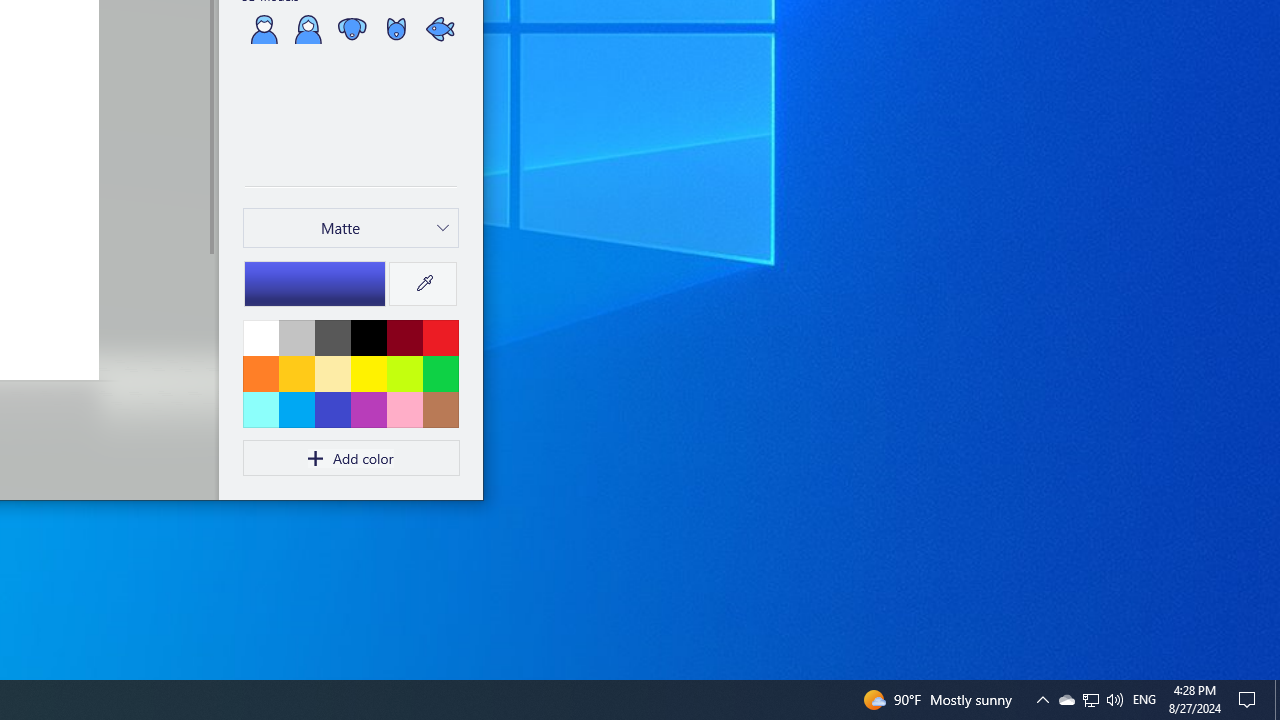 The height and width of the screenshot is (720, 1280). What do you see at coordinates (295, 408) in the screenshot?
I see `'Turquoise'` at bounding box center [295, 408].